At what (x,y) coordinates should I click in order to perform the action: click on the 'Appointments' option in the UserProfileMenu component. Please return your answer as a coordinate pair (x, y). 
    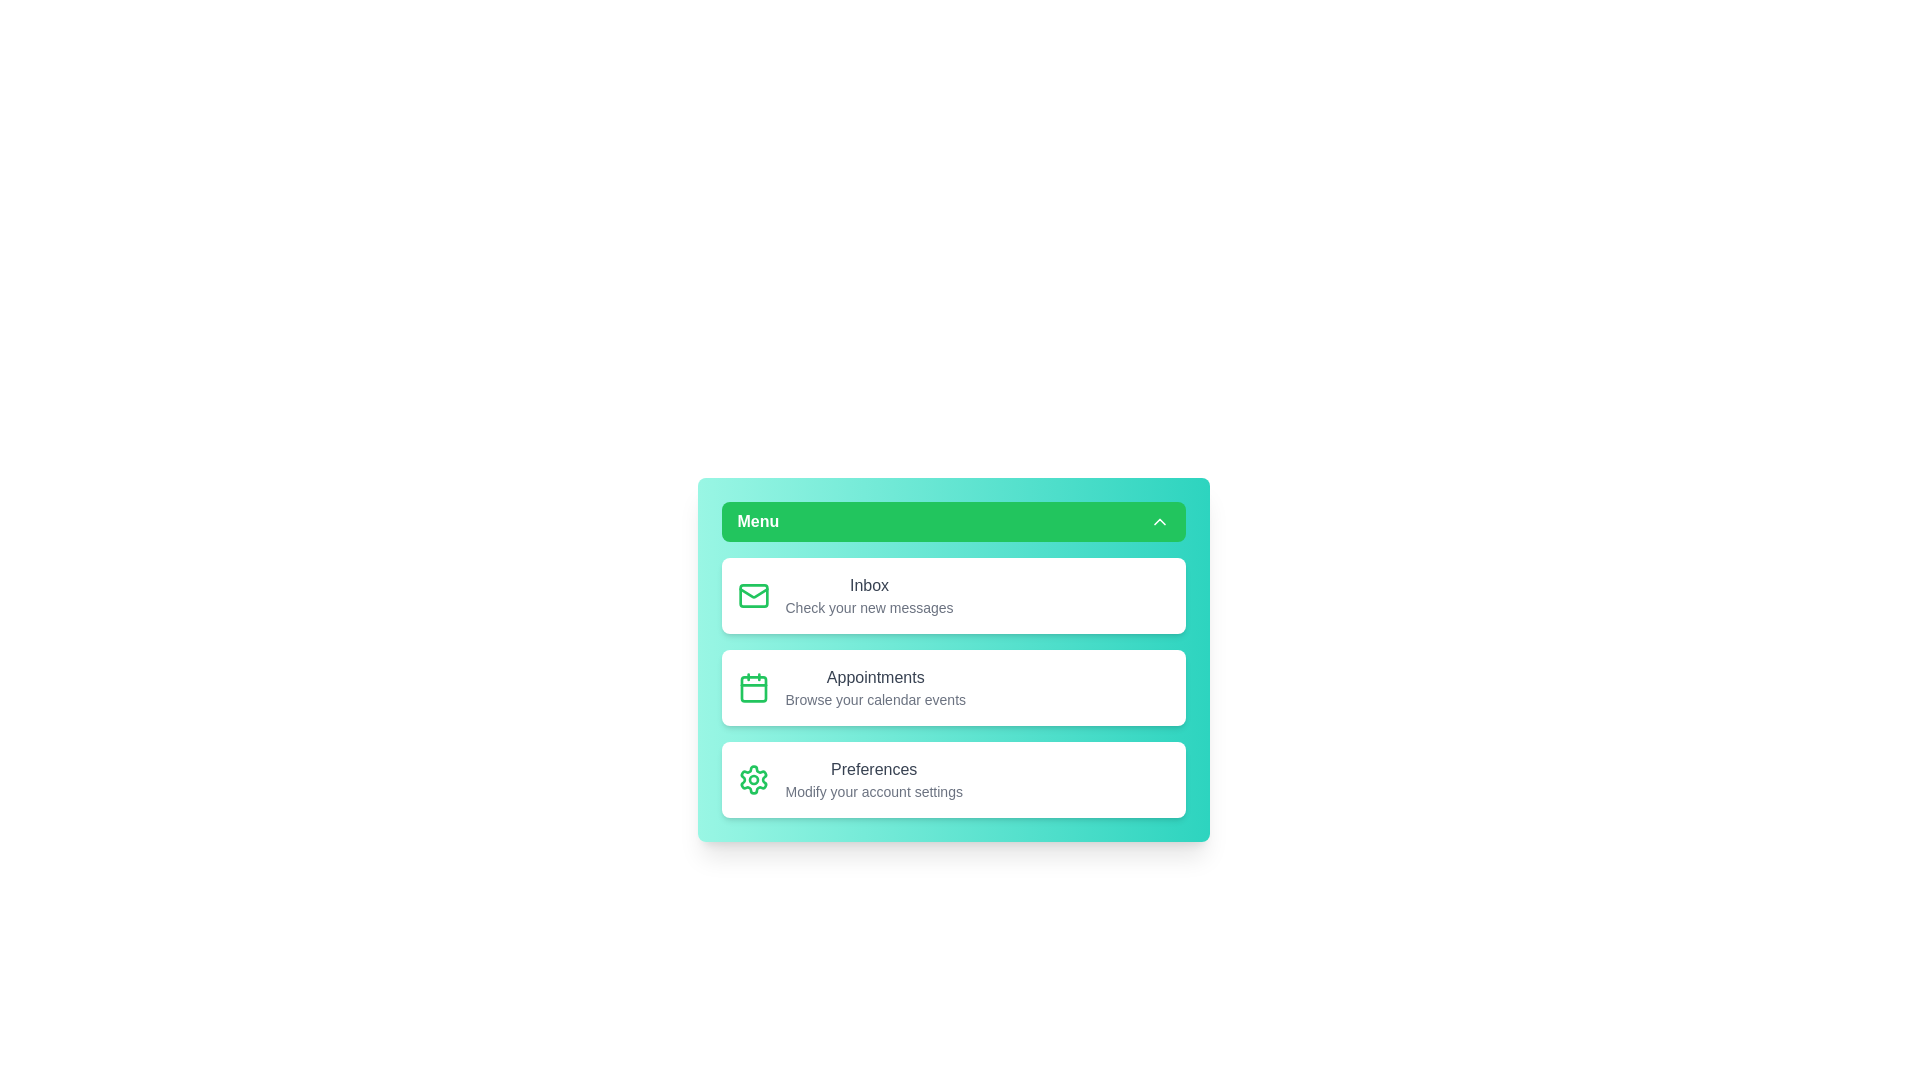
    Looking at the image, I should click on (952, 686).